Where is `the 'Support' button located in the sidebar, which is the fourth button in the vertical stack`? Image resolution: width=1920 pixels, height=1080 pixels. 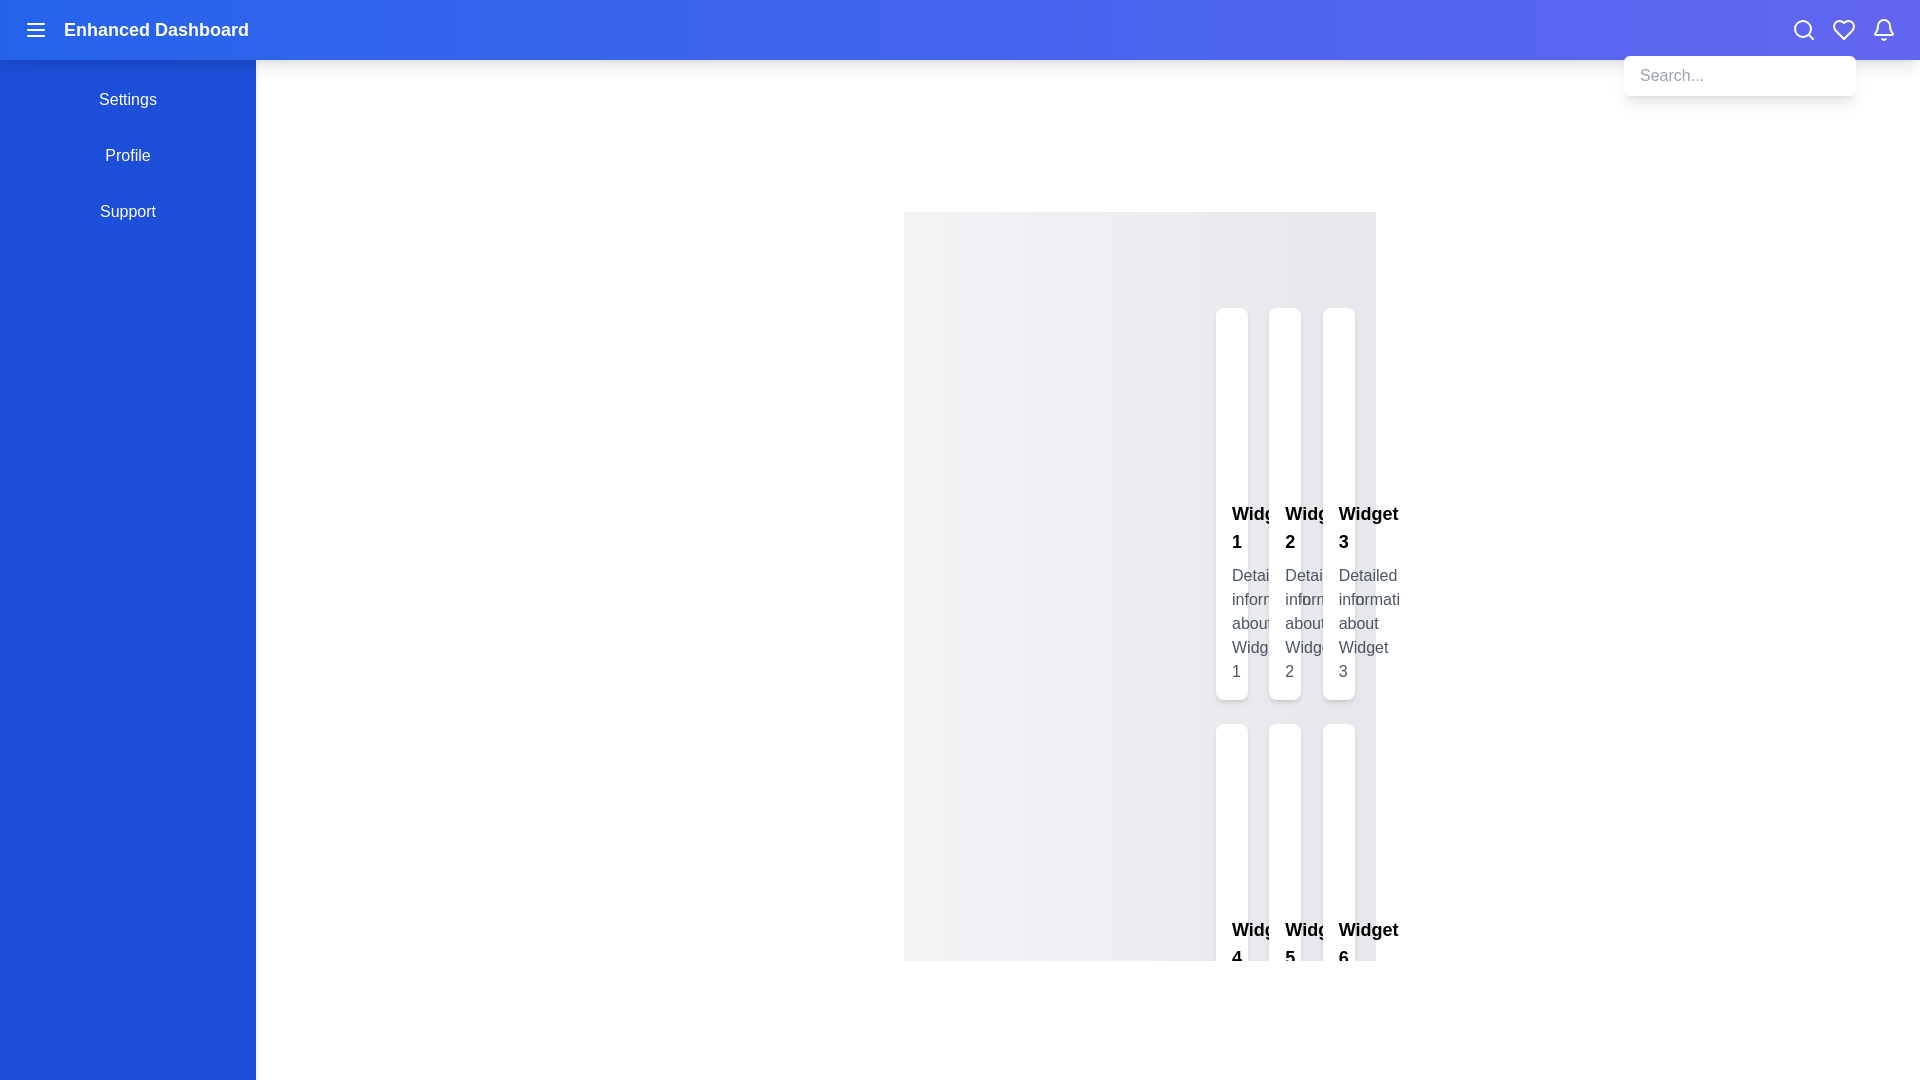
the 'Support' button located in the sidebar, which is the fourth button in the vertical stack is located at coordinates (127, 212).